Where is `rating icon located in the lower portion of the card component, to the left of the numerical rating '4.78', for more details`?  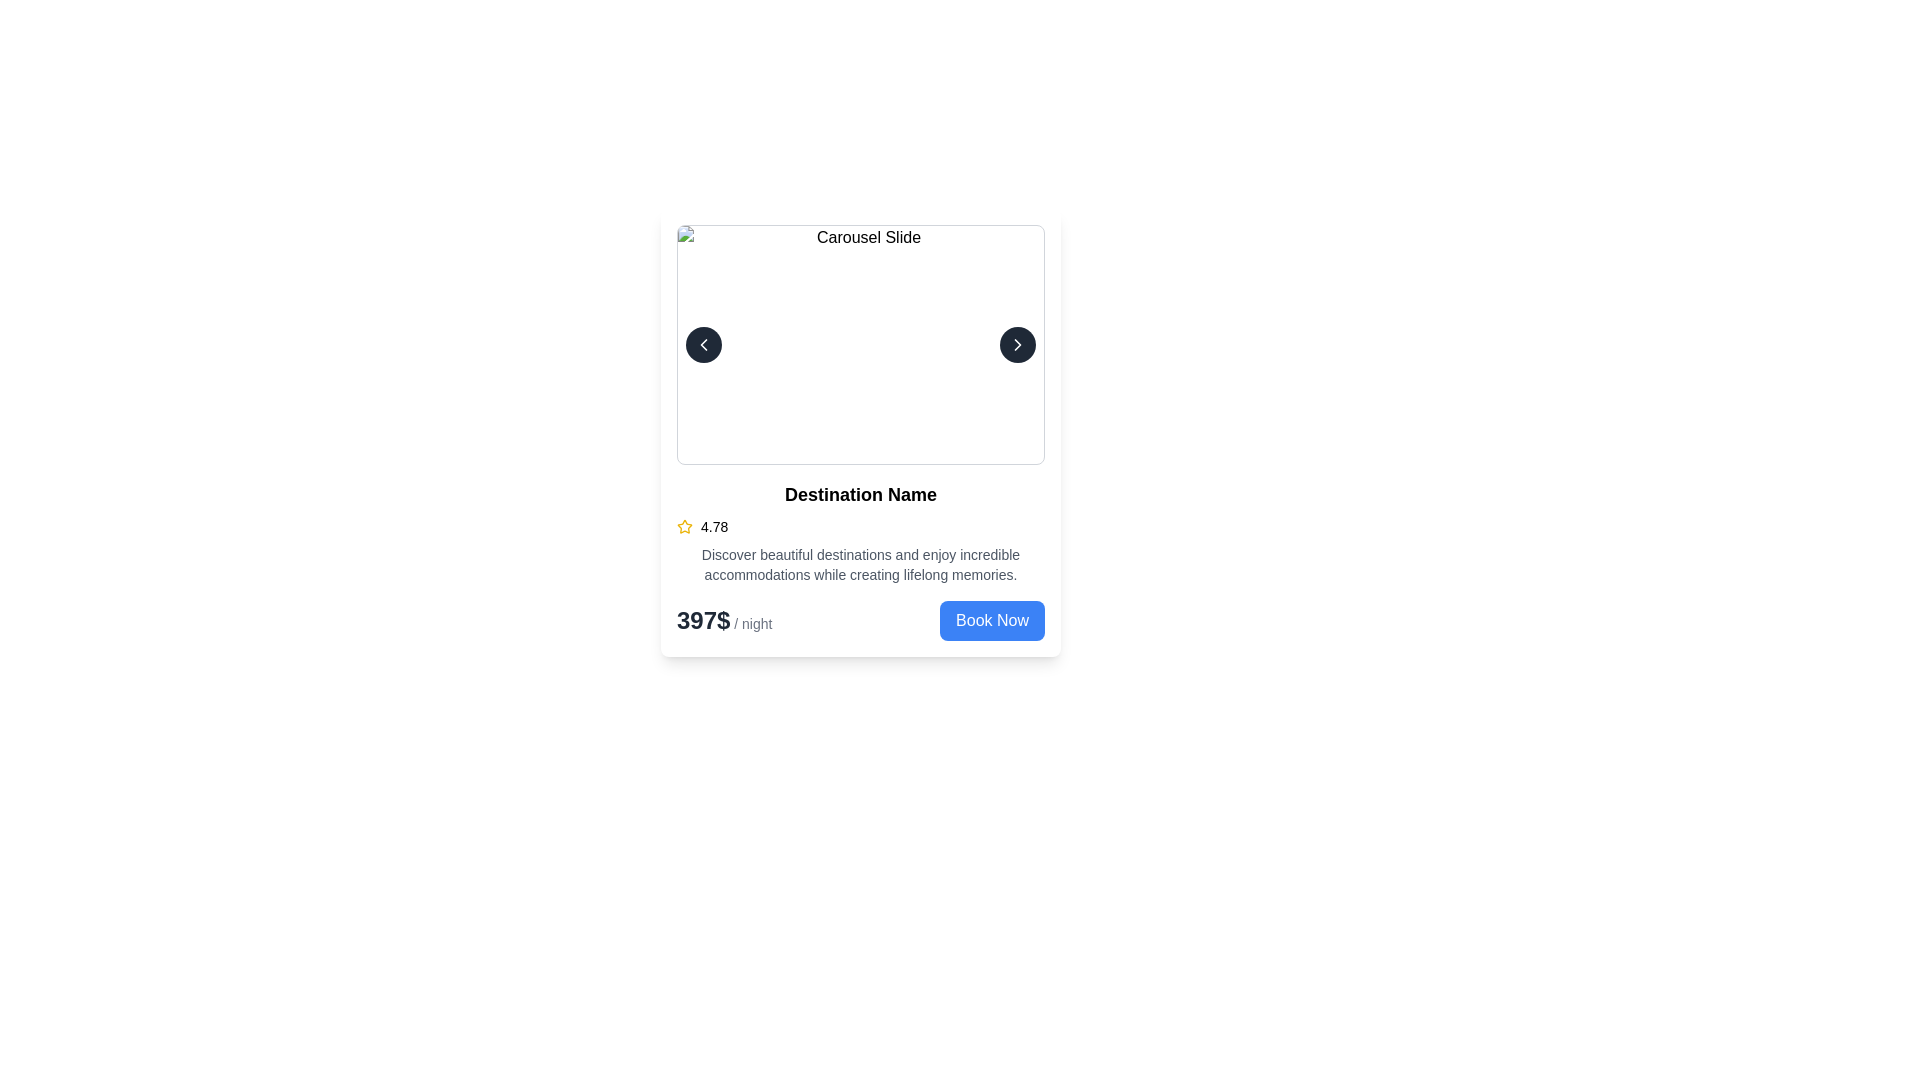
rating icon located in the lower portion of the card component, to the left of the numerical rating '4.78', for more details is located at coordinates (685, 525).